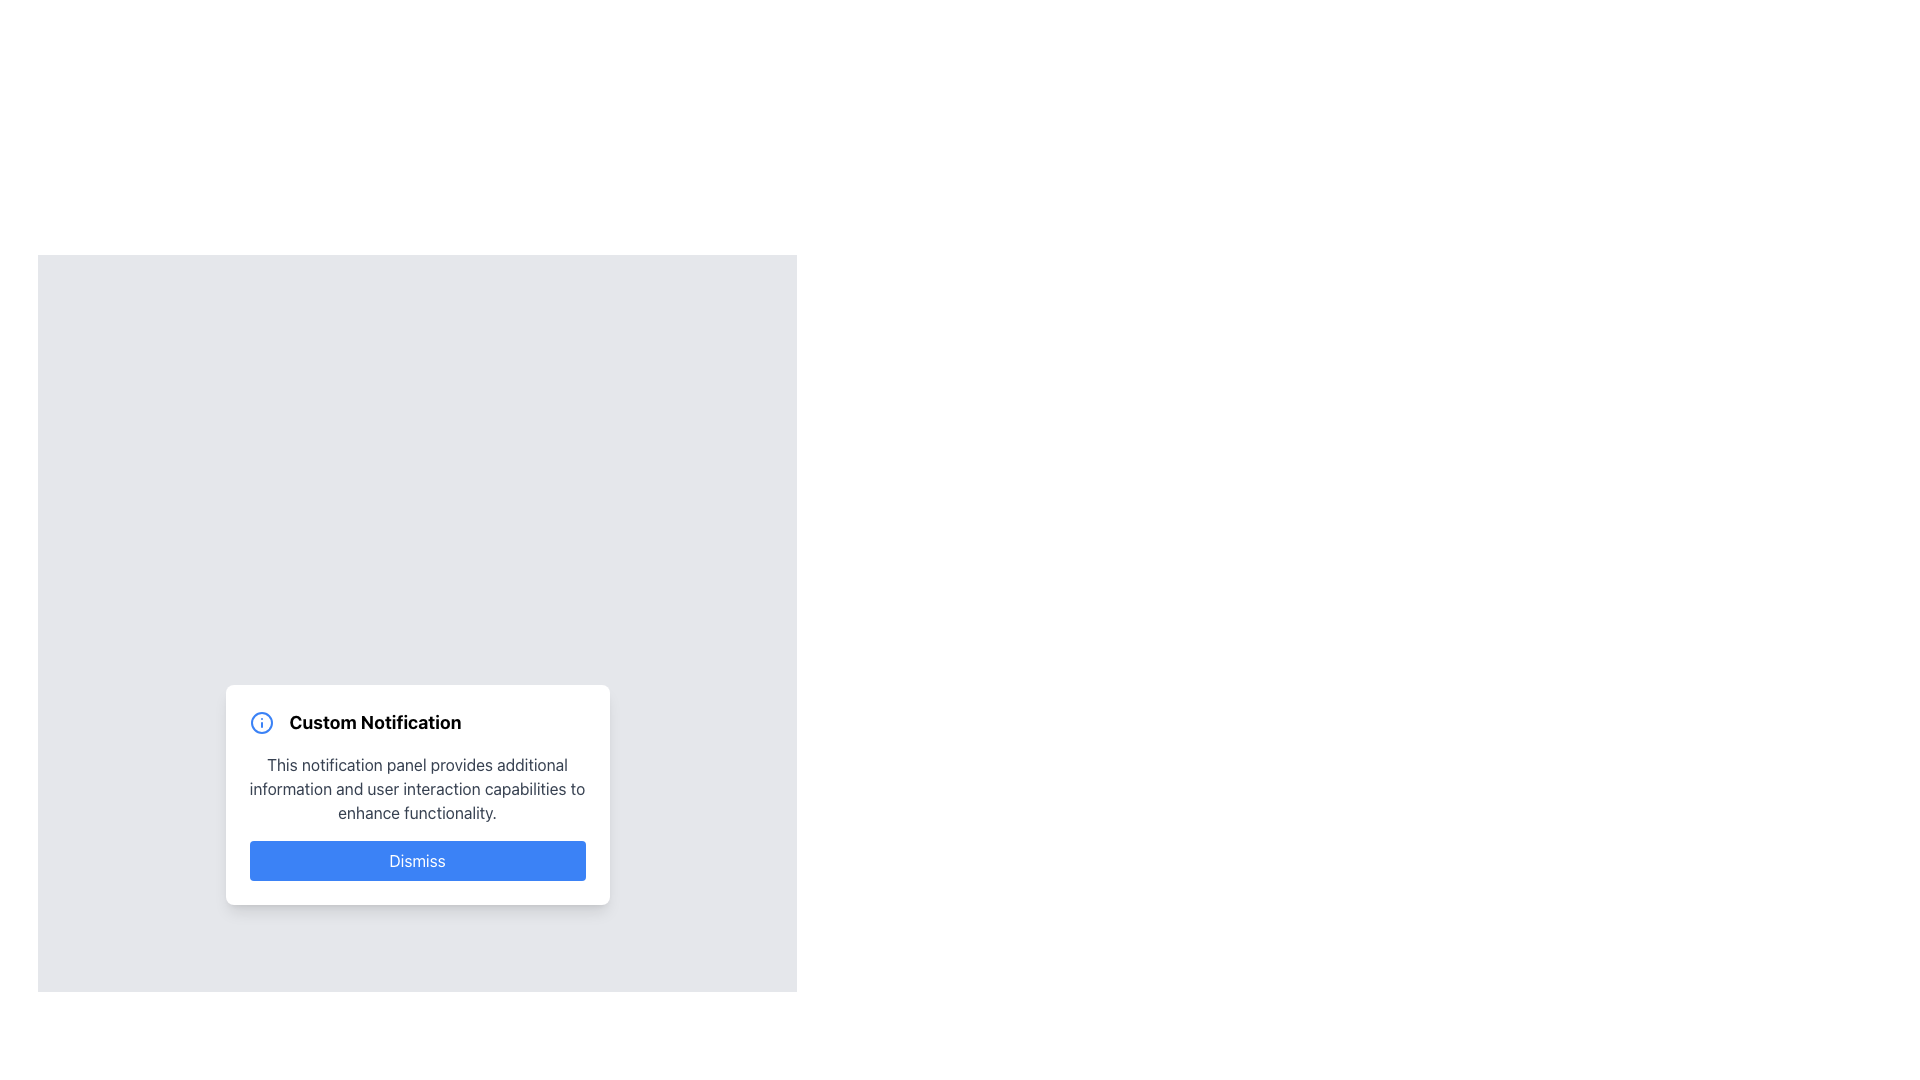 The image size is (1920, 1080). I want to click on the circular informational icon with a blue outline located to the left of the 'Custom Notification' text in the notification panel, so click(260, 722).